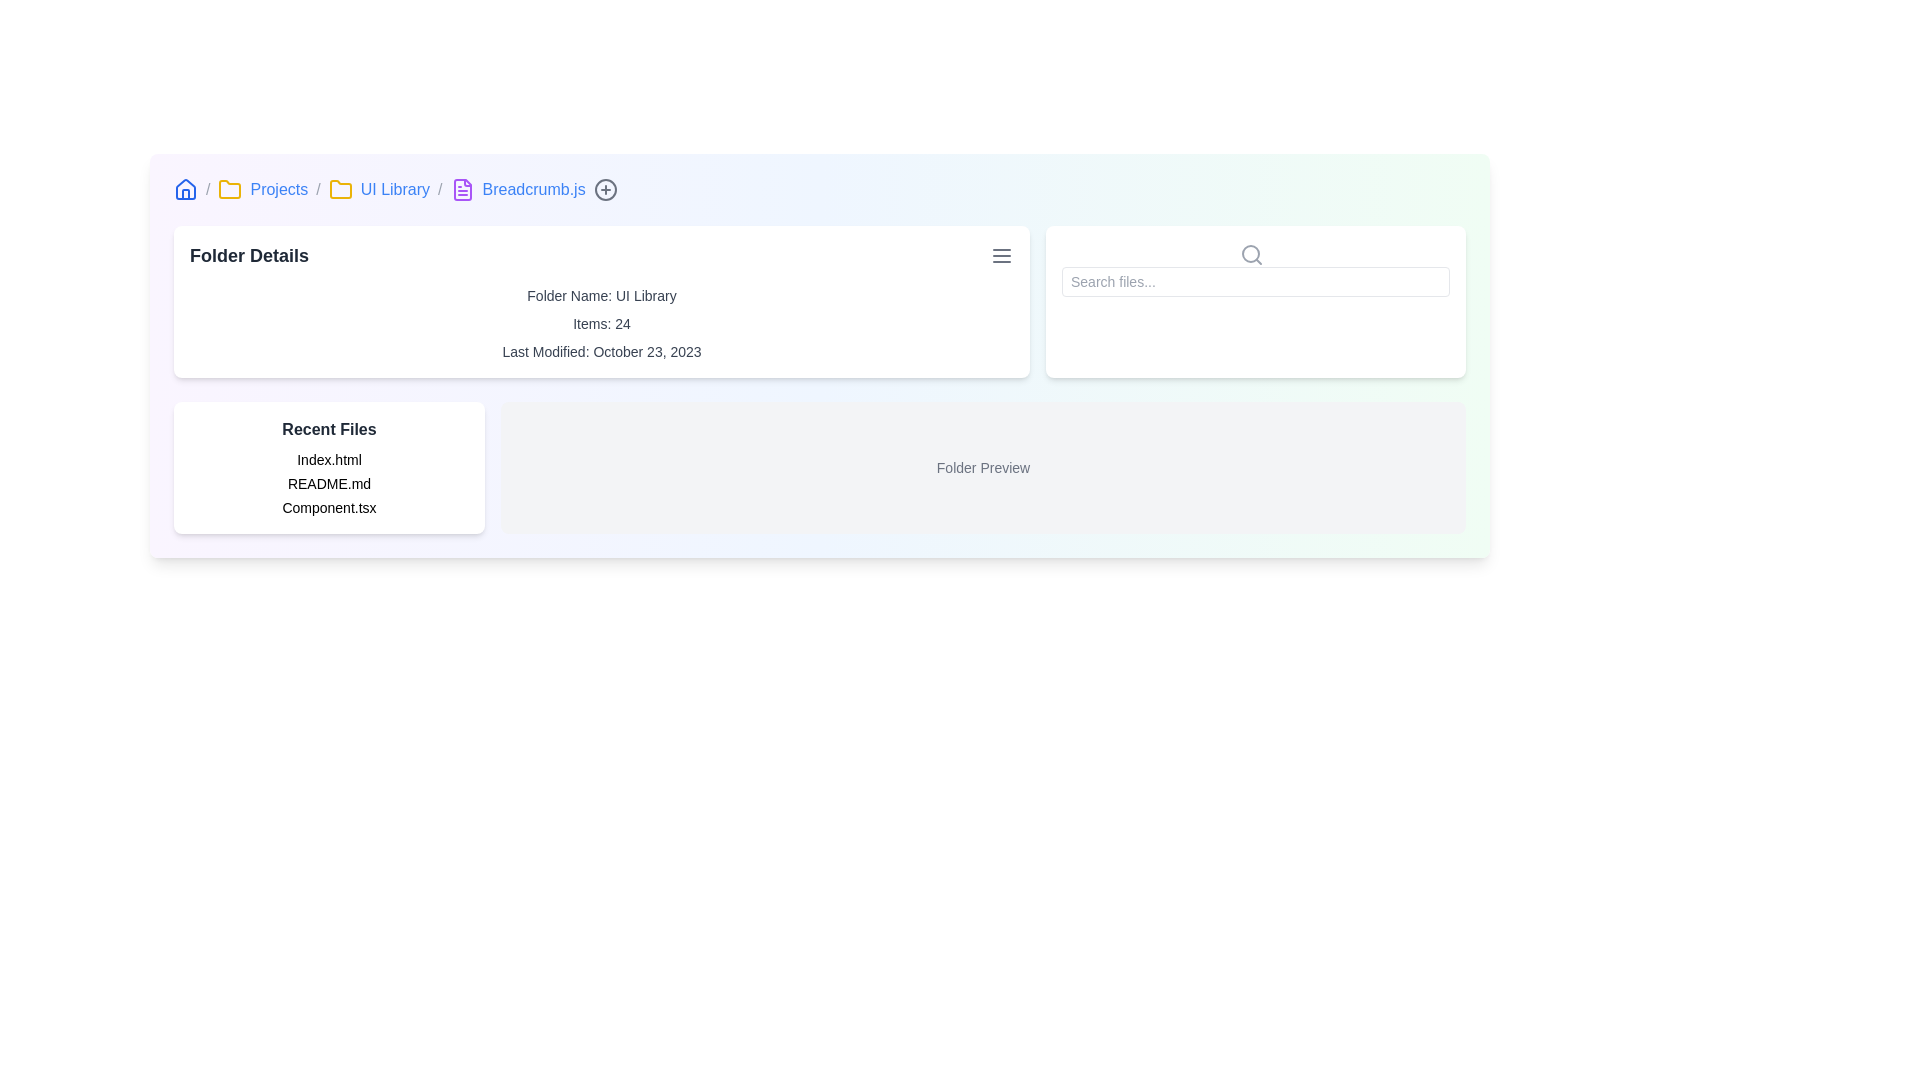 This screenshot has height=1080, width=1920. What do you see at coordinates (248, 254) in the screenshot?
I see `text content of the 'Folder Details' label, which is prominently displayed in bold dark gray font in the upper-left corner of the main content area` at bounding box center [248, 254].